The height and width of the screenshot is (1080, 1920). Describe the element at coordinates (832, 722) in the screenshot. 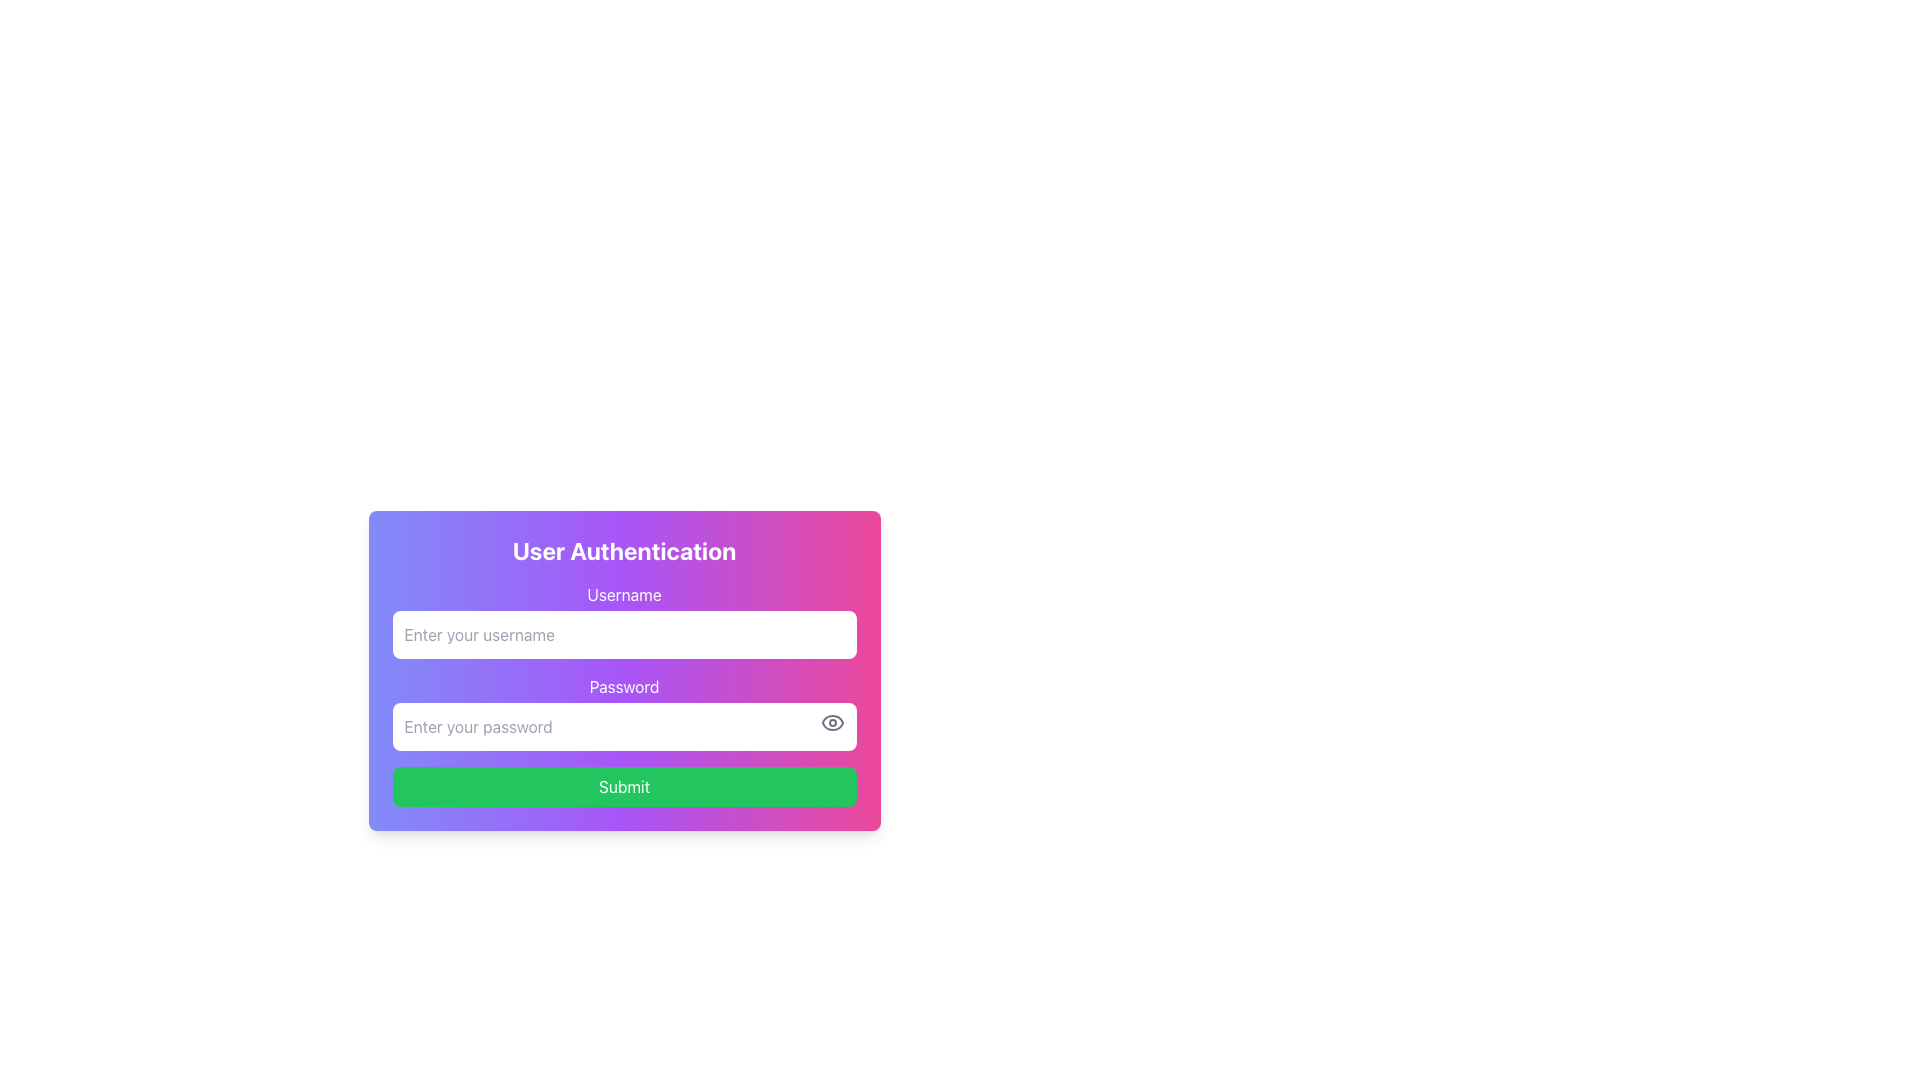

I see `the show/hide password toggle icon located at the top-right corner of the password entry box` at that location.